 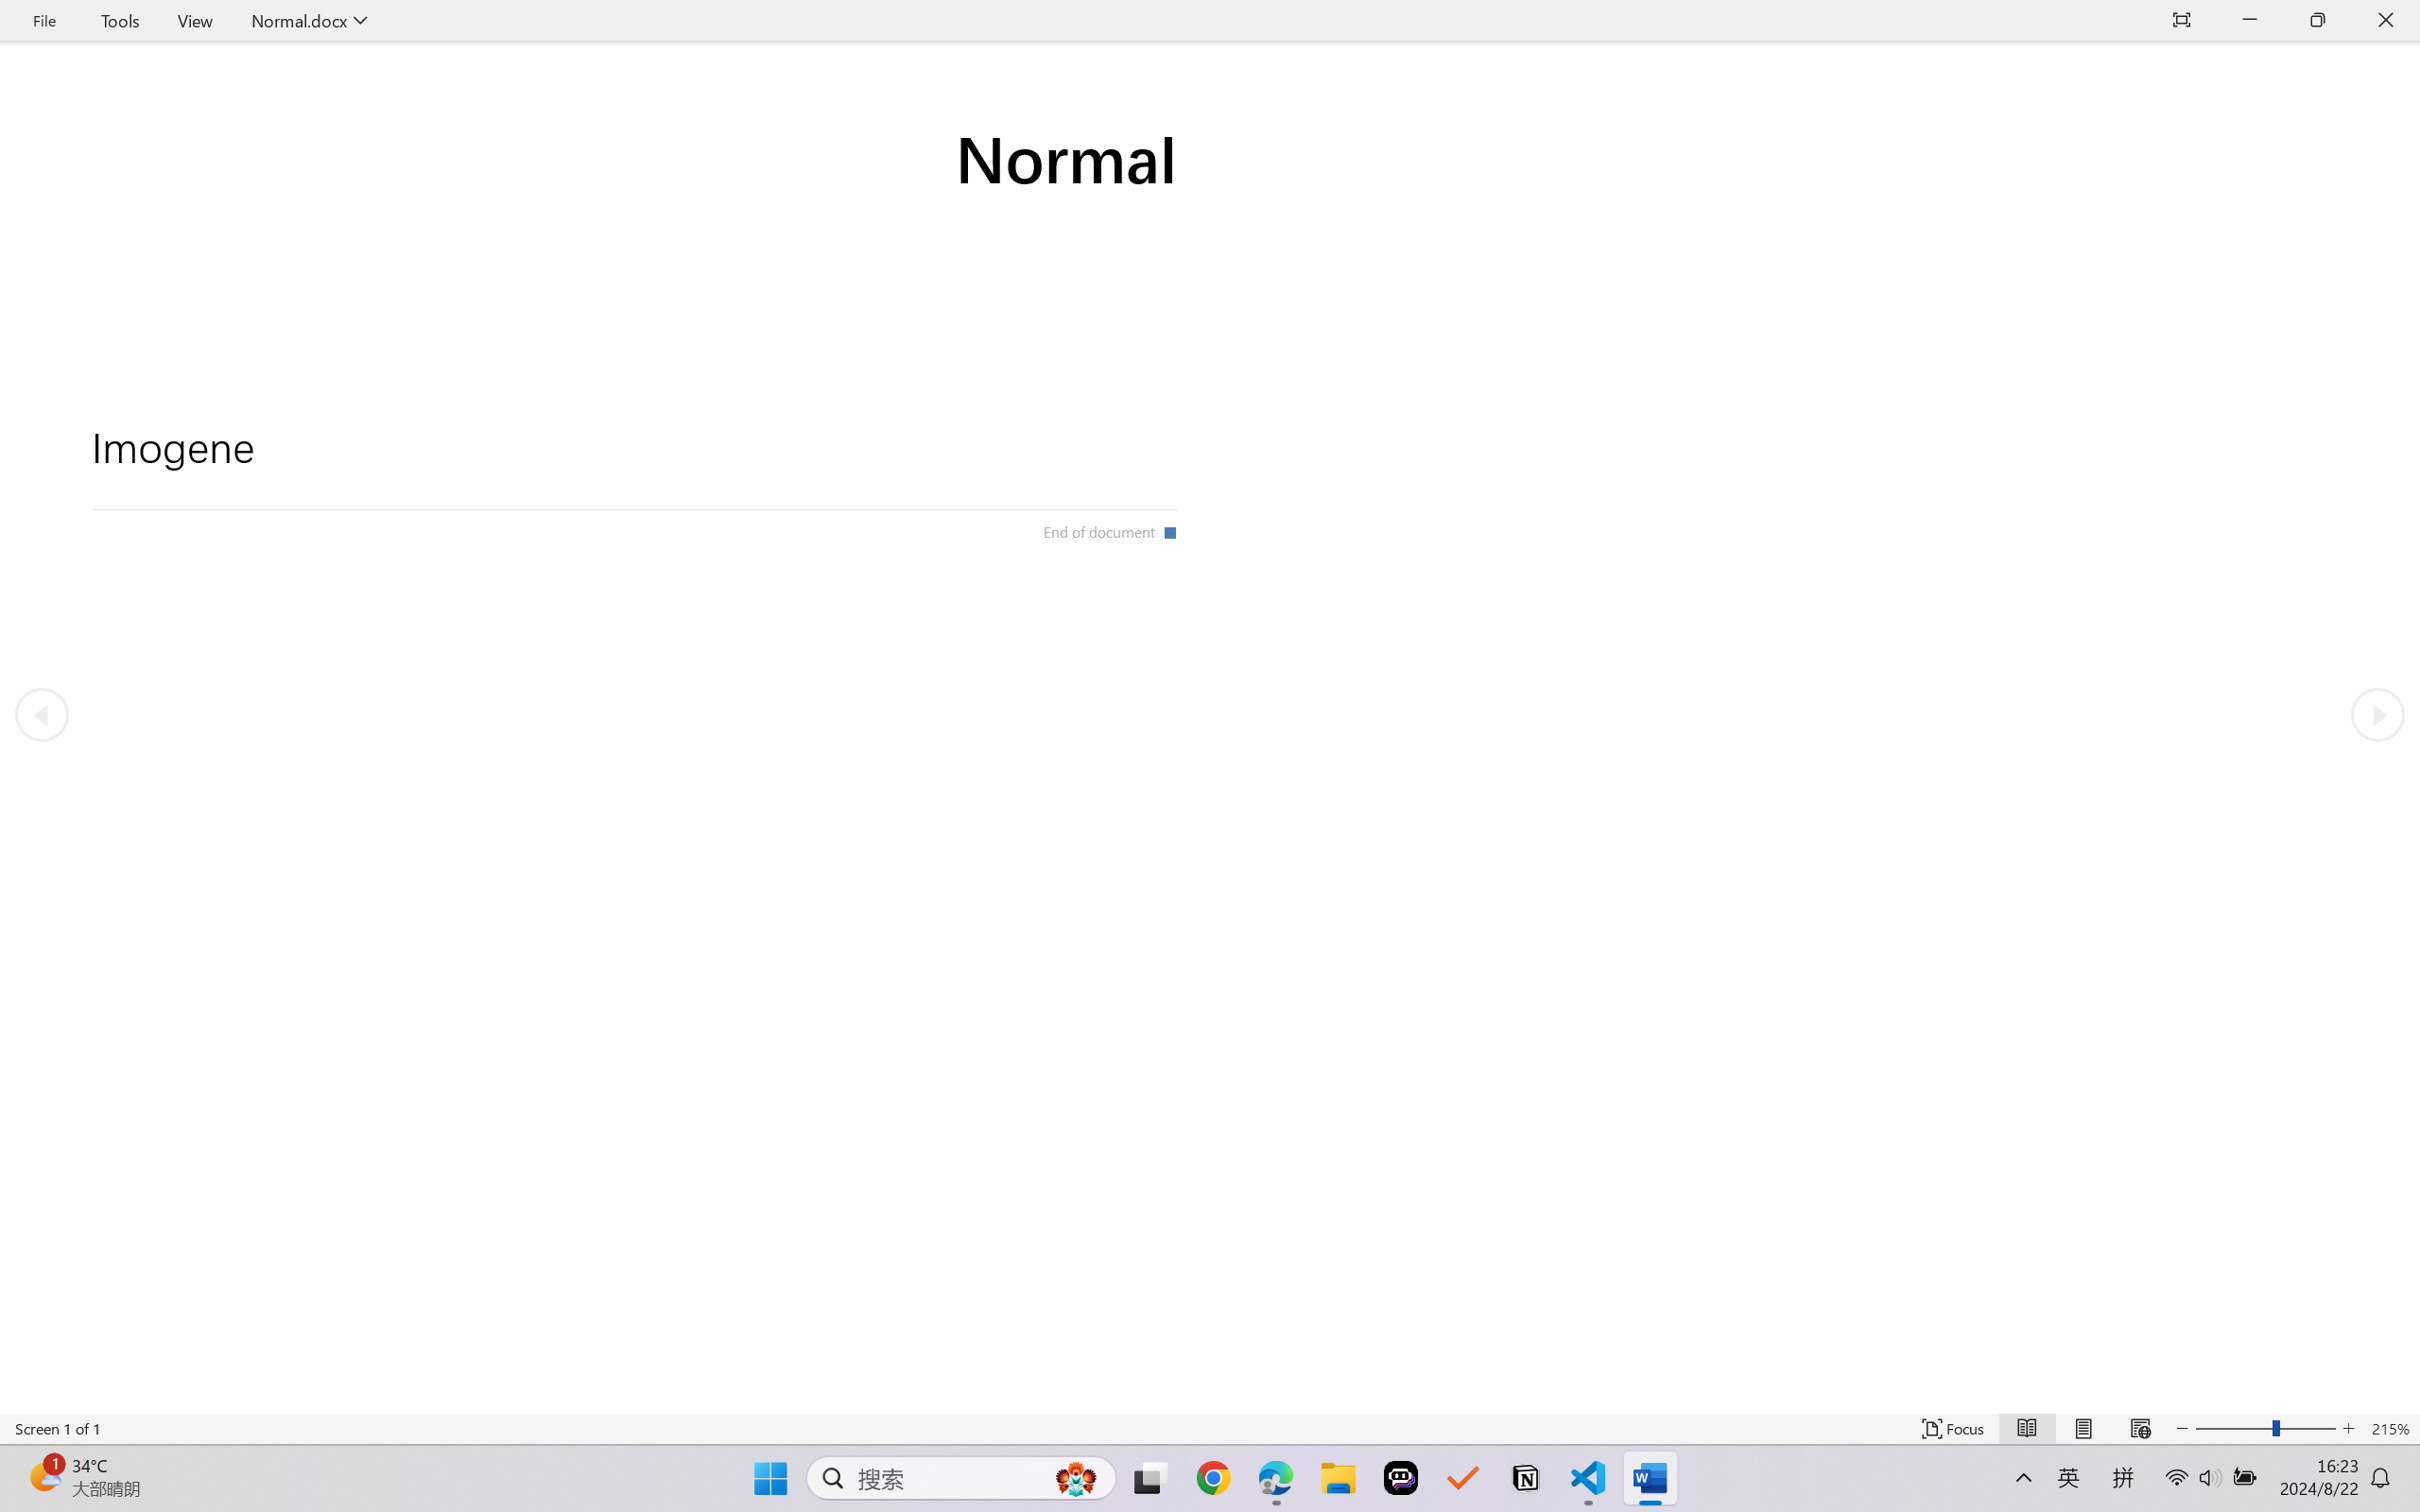 What do you see at coordinates (2182, 20) in the screenshot?
I see `'Auto-hide Reading Toolbar'` at bounding box center [2182, 20].